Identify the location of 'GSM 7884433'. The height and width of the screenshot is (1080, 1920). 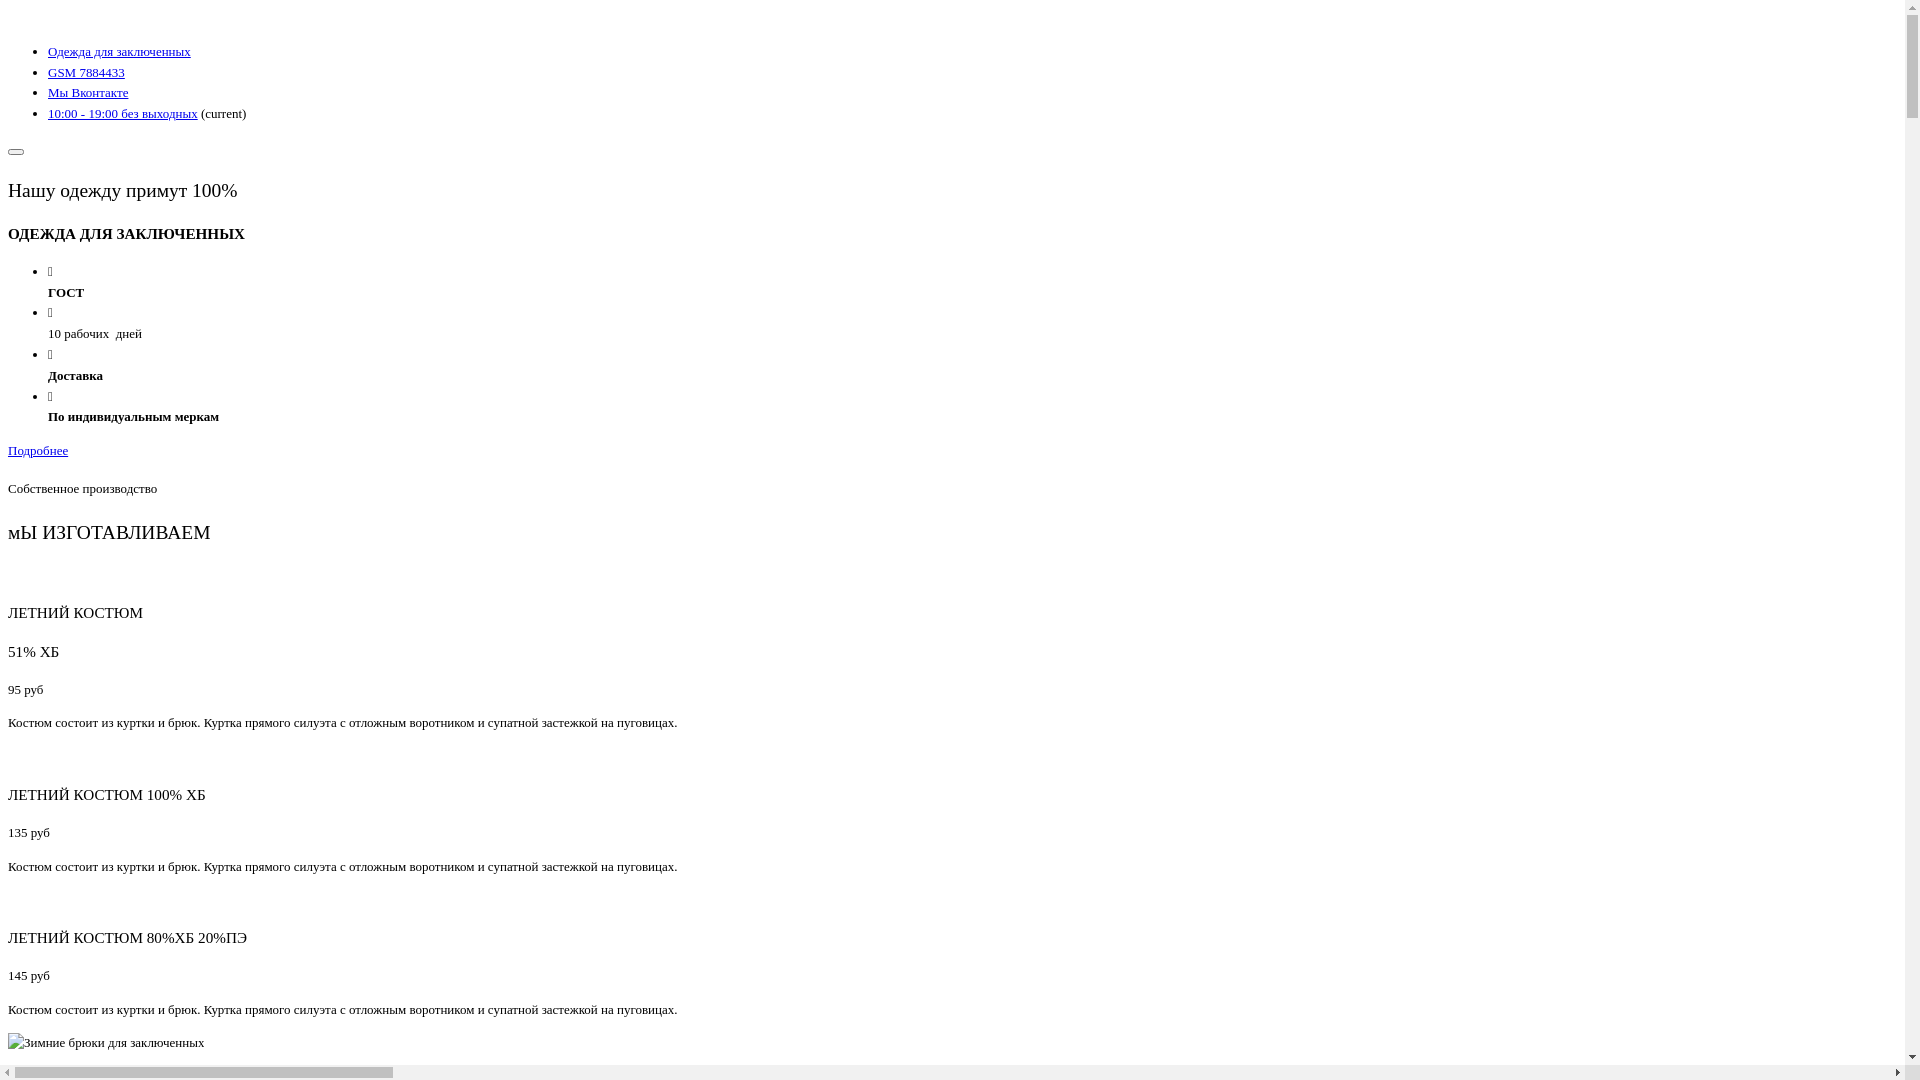
(85, 71).